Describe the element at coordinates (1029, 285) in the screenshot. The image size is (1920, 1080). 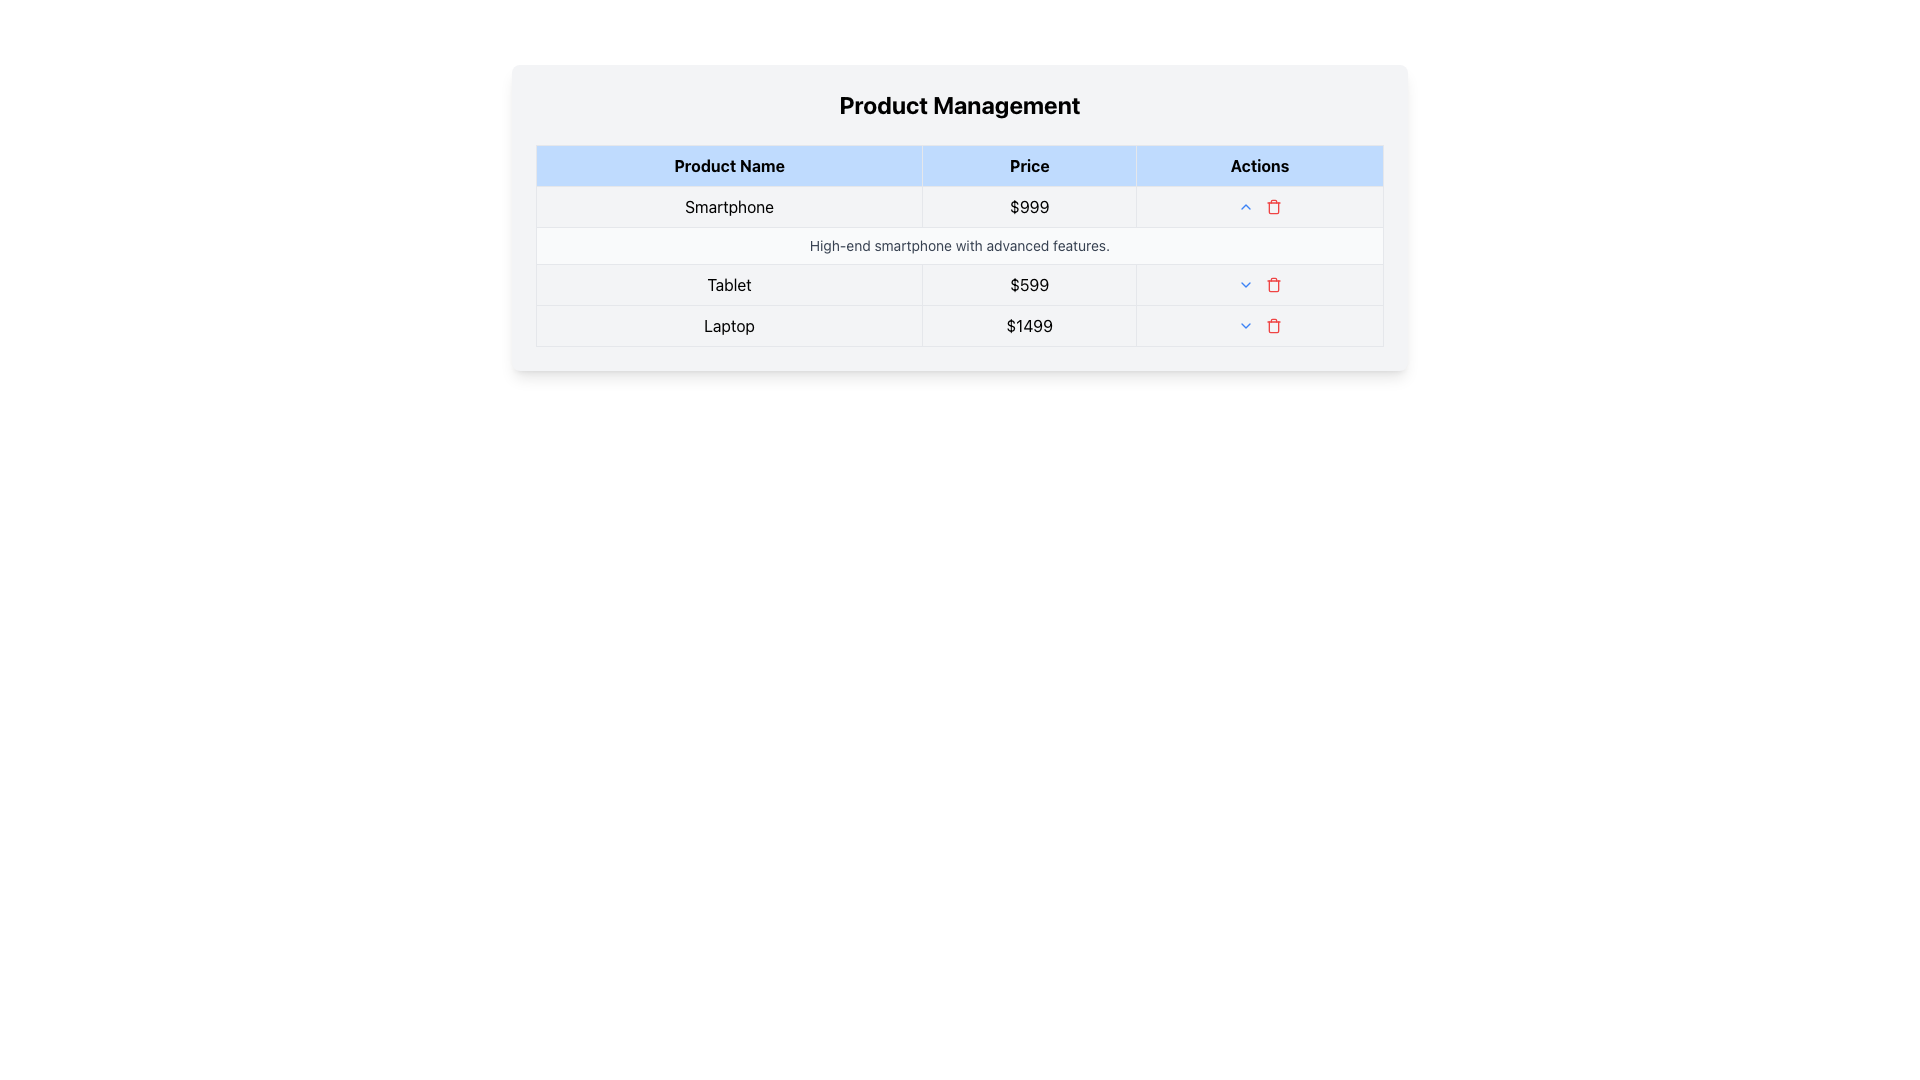
I see `the static text label displaying the price of the 'Tablet' product, which is located in the 'Price' column of the product table` at that location.